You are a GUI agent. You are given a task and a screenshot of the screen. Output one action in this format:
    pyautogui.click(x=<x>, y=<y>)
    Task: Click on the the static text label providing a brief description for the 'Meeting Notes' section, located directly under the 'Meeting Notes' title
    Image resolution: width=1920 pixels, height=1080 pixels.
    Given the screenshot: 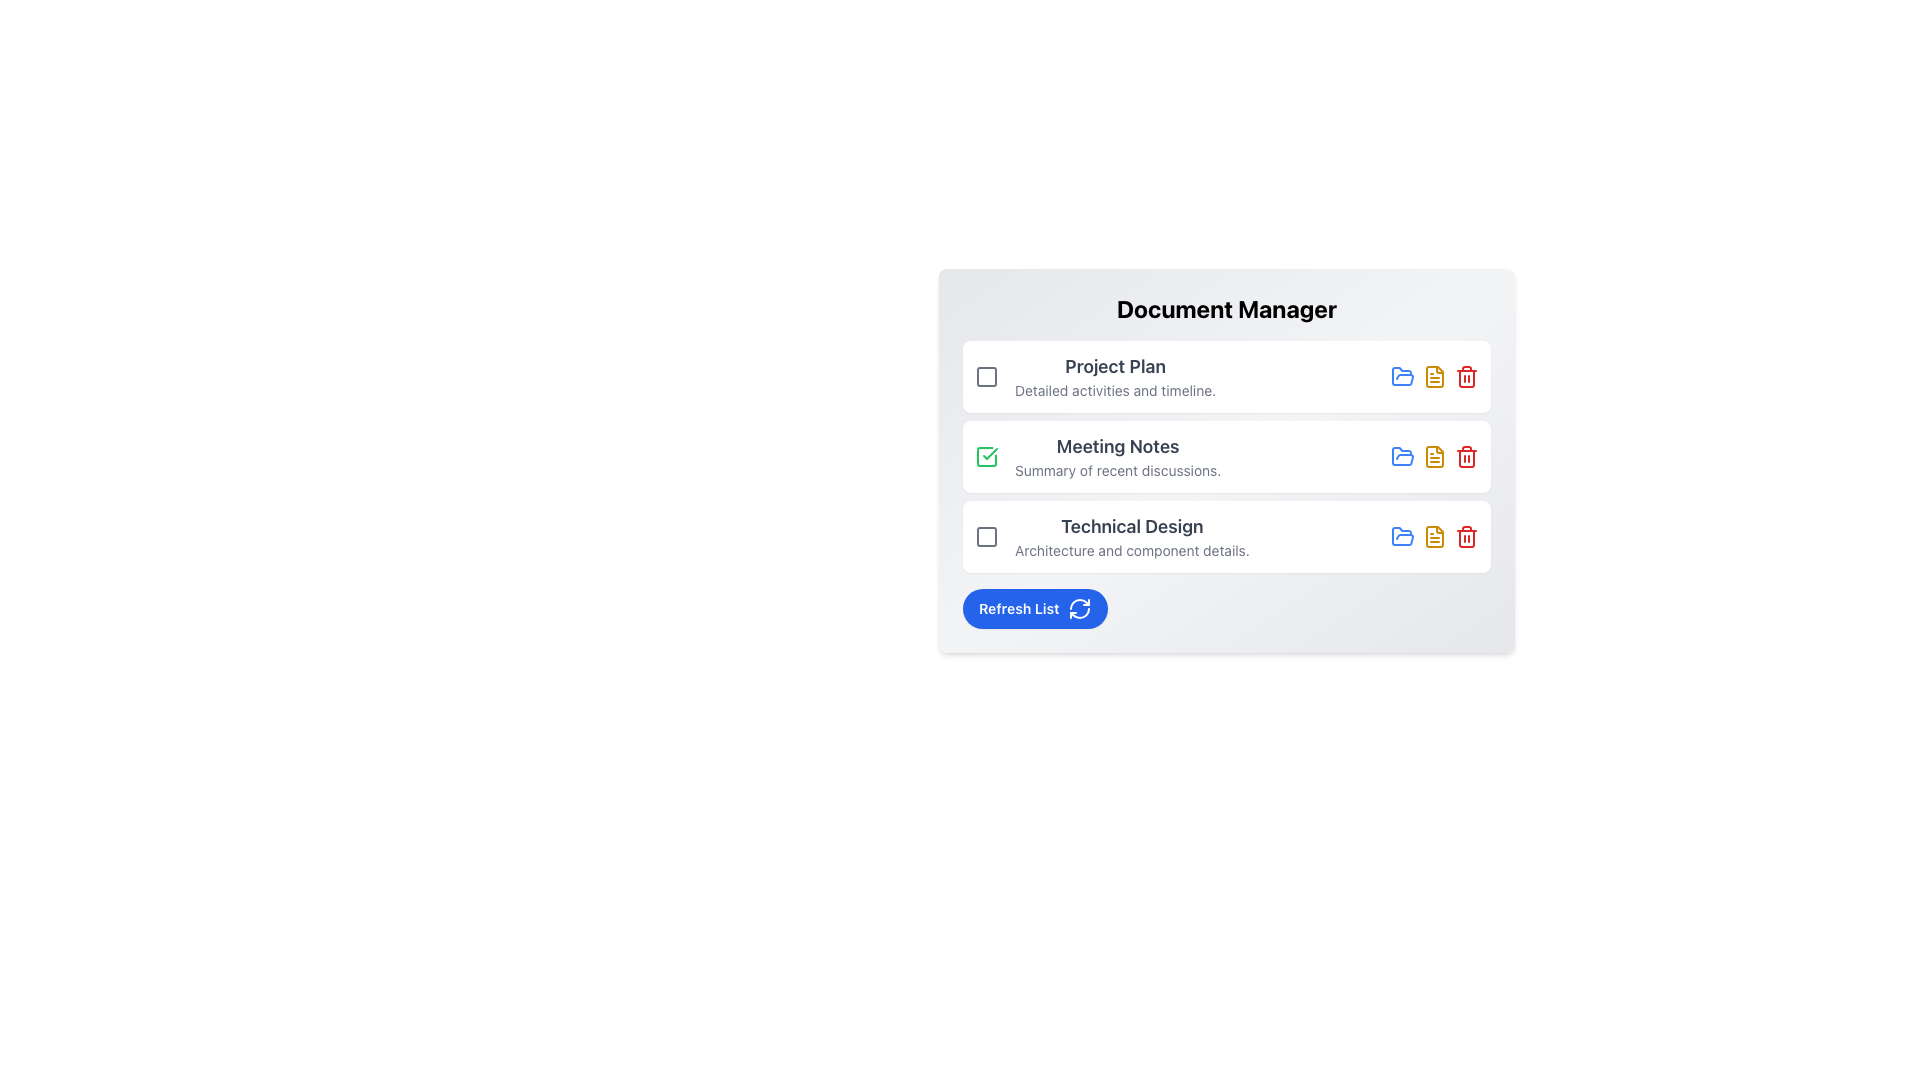 What is the action you would take?
    pyautogui.click(x=1117, y=470)
    